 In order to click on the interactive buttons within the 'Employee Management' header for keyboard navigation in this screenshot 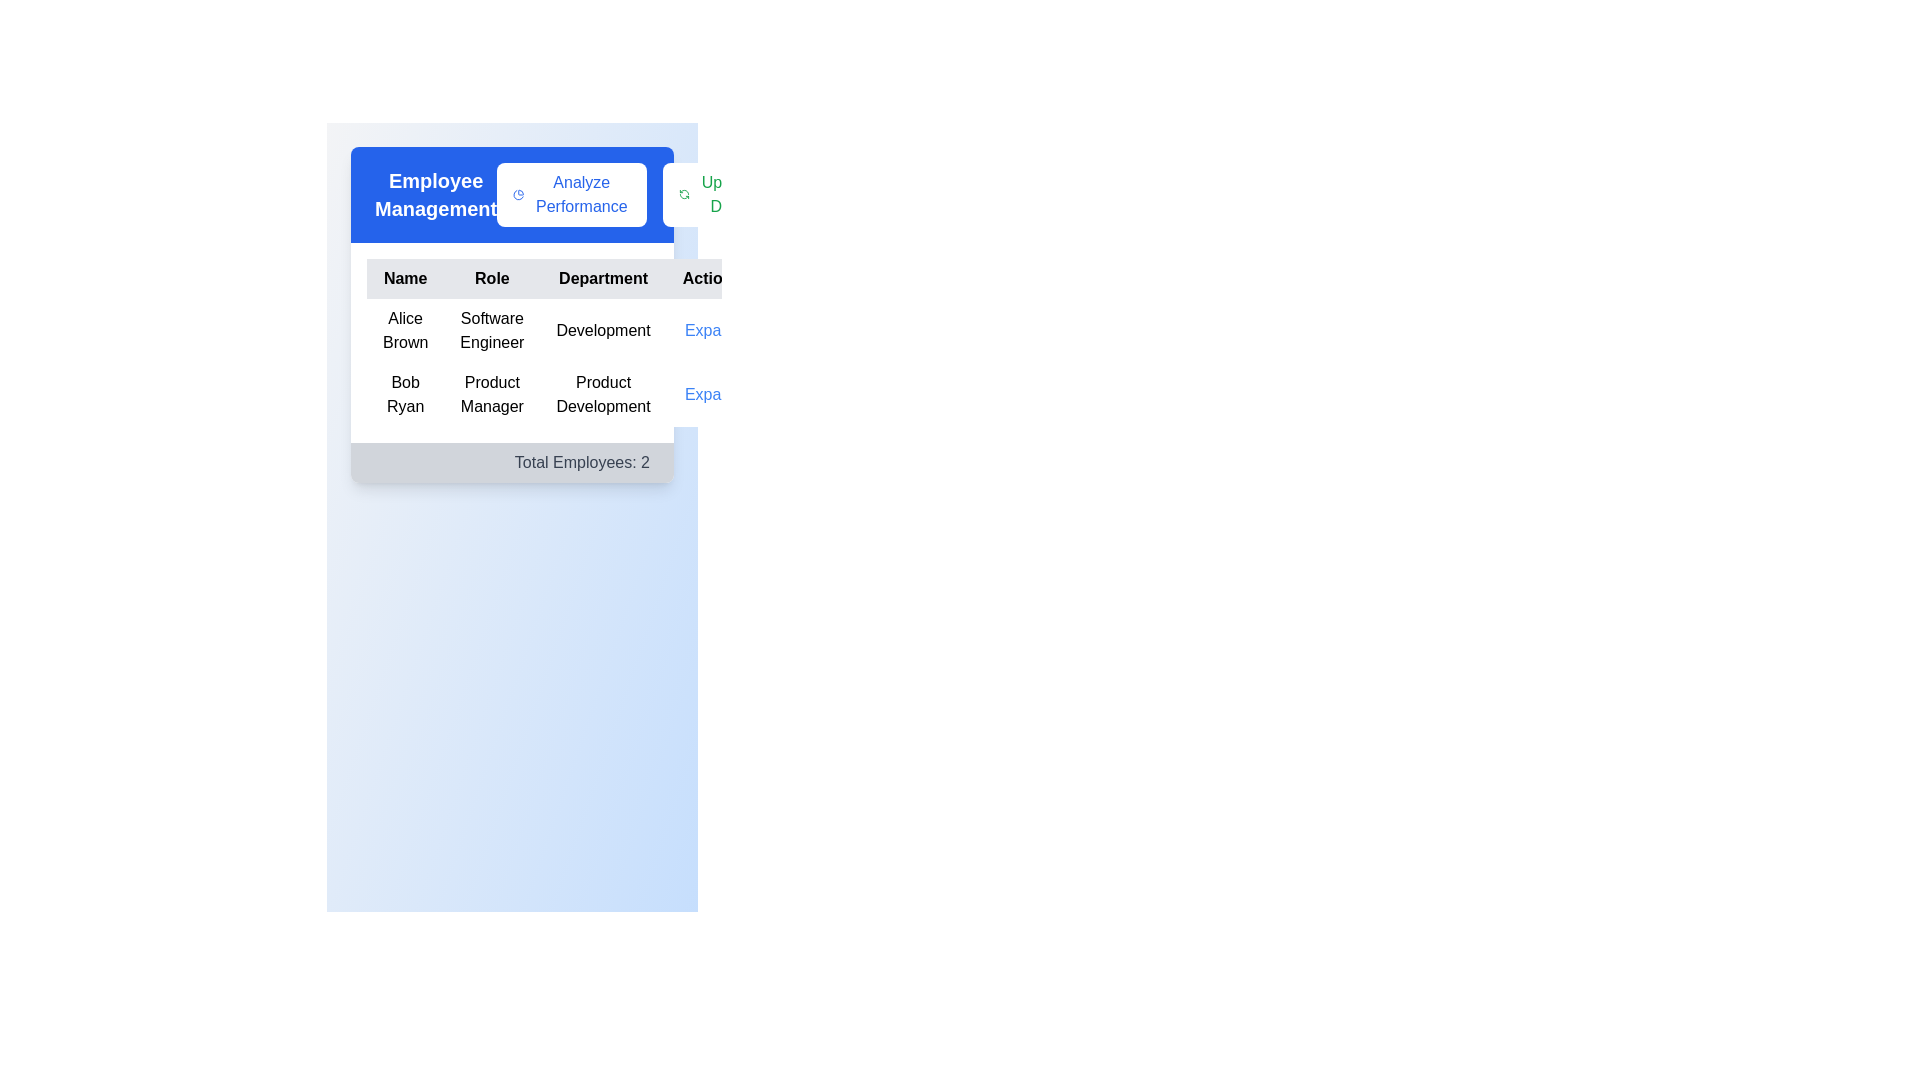, I will do `click(512, 195)`.